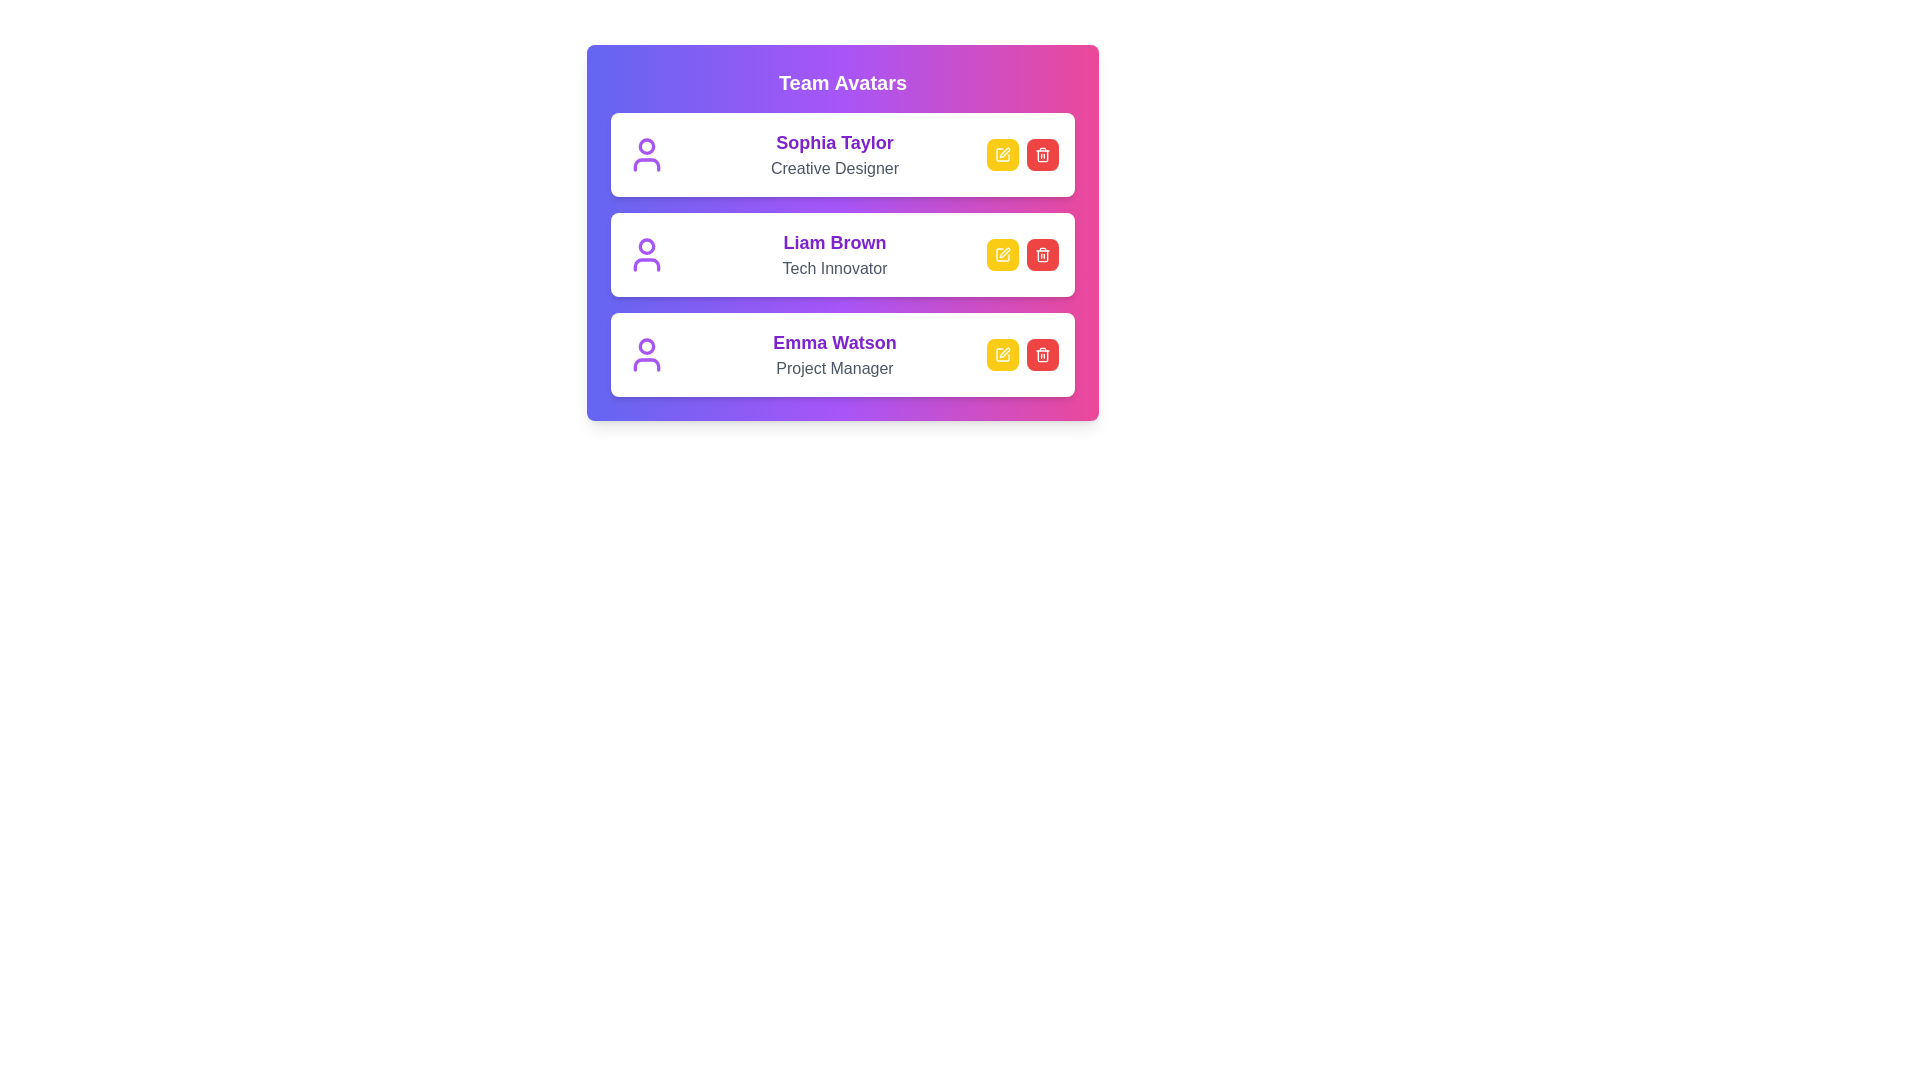 The width and height of the screenshot is (1920, 1080). I want to click on the Profile Card of Emma Watson, which is the third item in the list containing team members, so click(843, 353).